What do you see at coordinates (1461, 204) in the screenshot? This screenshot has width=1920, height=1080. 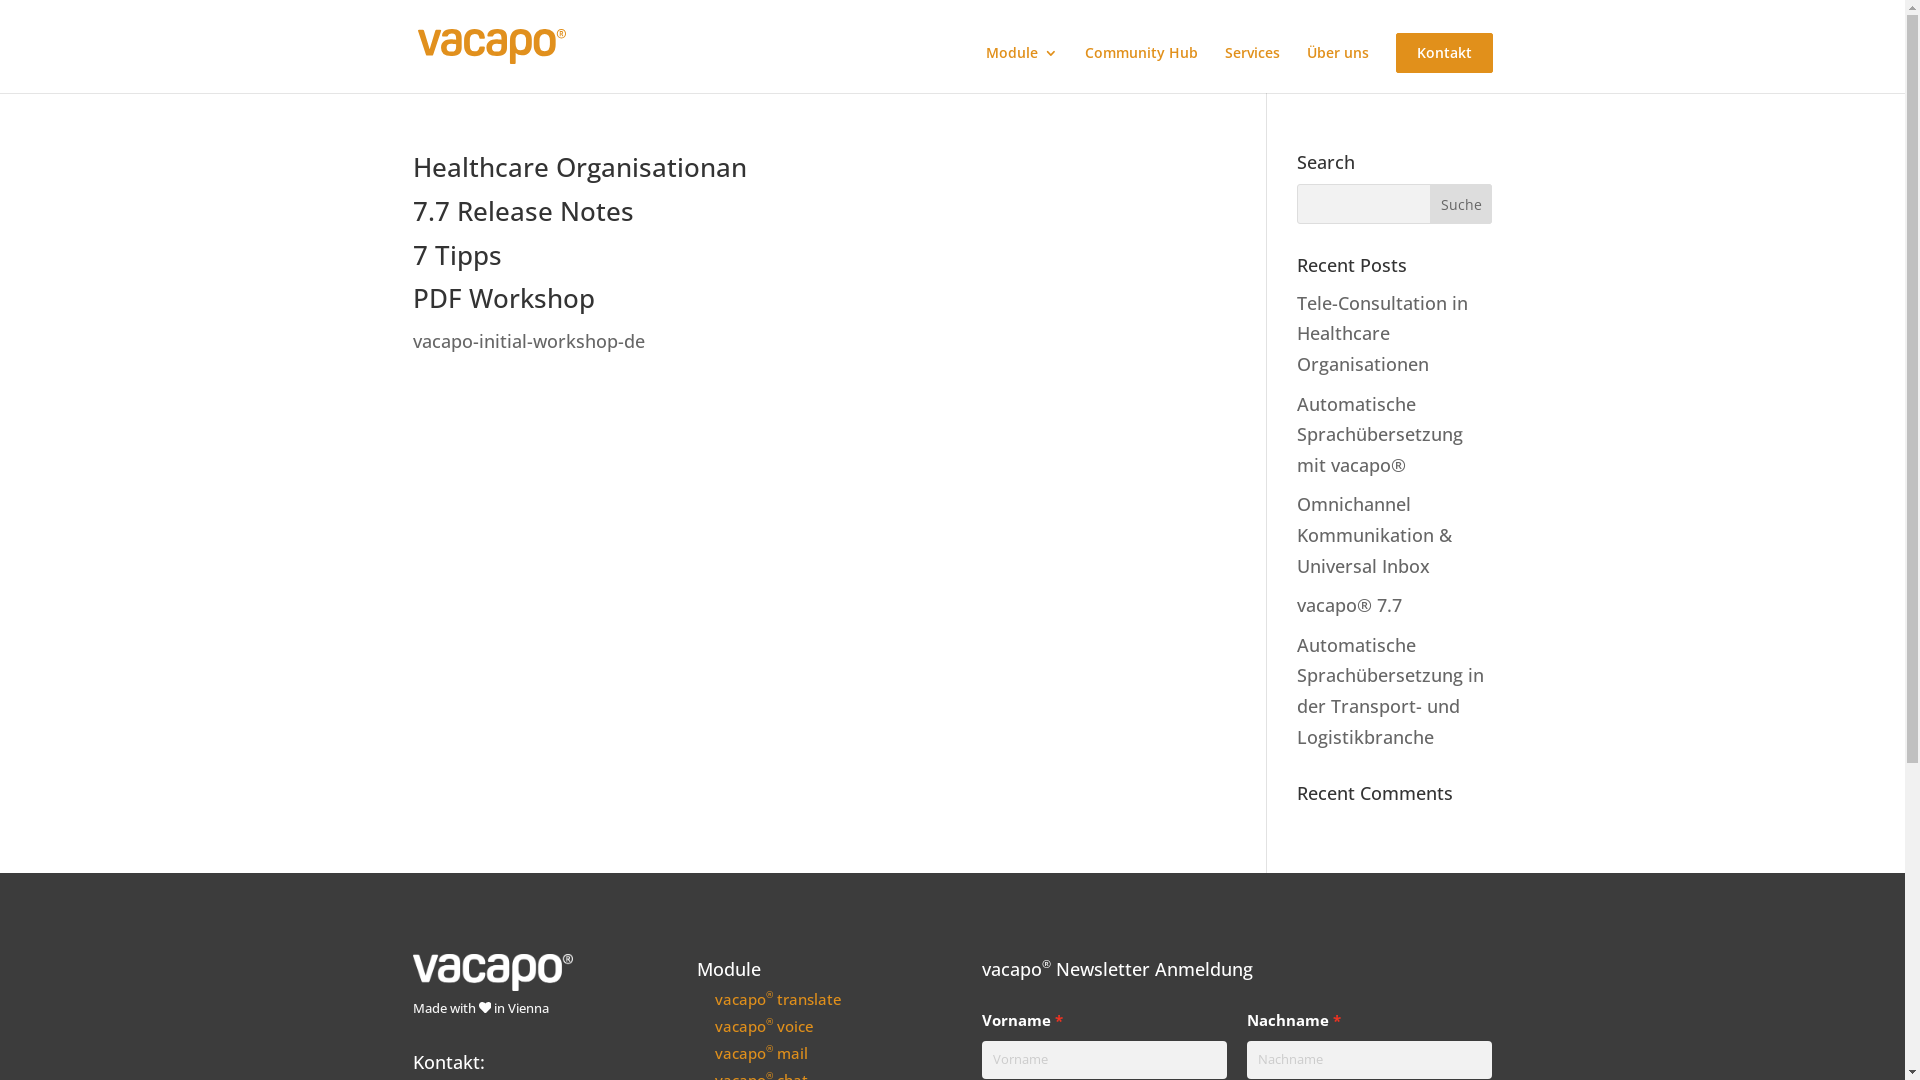 I see `'Suche'` at bounding box center [1461, 204].